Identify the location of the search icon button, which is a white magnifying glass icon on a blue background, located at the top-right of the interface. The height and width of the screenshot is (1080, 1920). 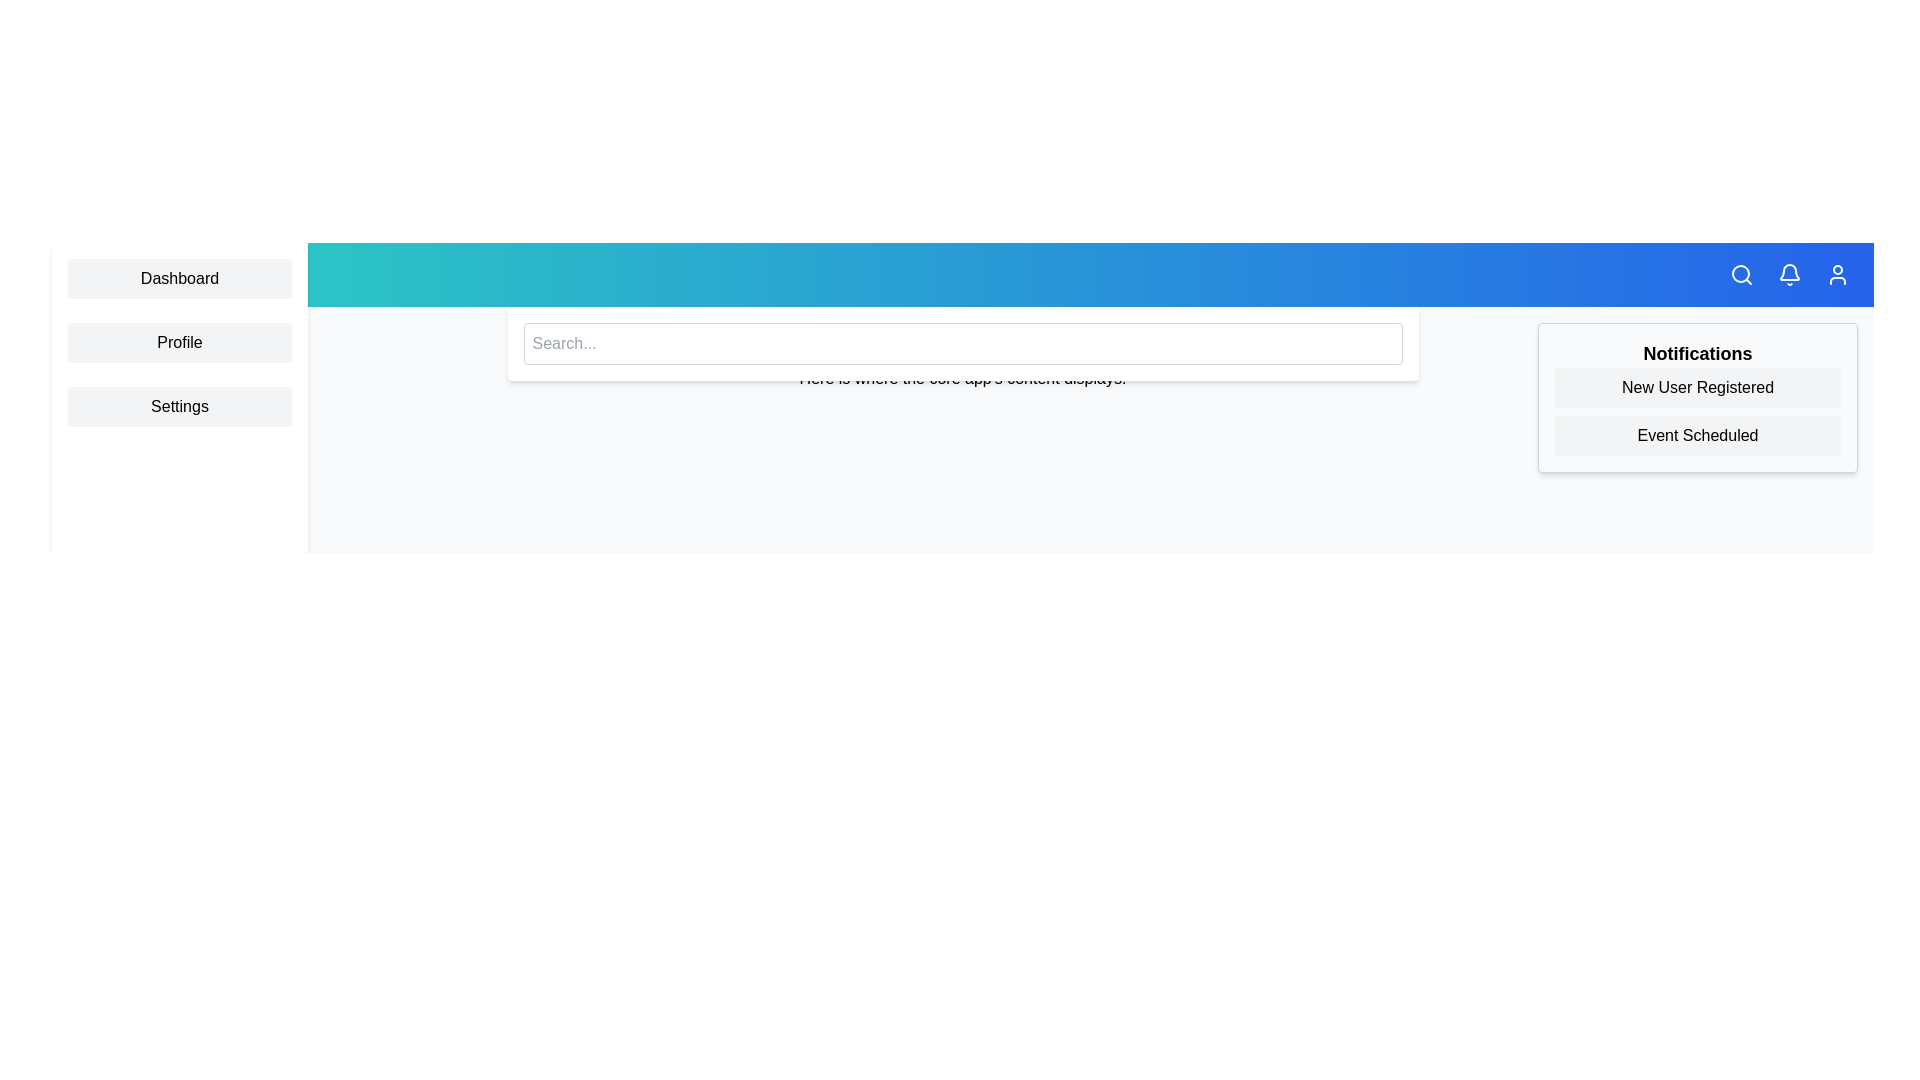
(1741, 274).